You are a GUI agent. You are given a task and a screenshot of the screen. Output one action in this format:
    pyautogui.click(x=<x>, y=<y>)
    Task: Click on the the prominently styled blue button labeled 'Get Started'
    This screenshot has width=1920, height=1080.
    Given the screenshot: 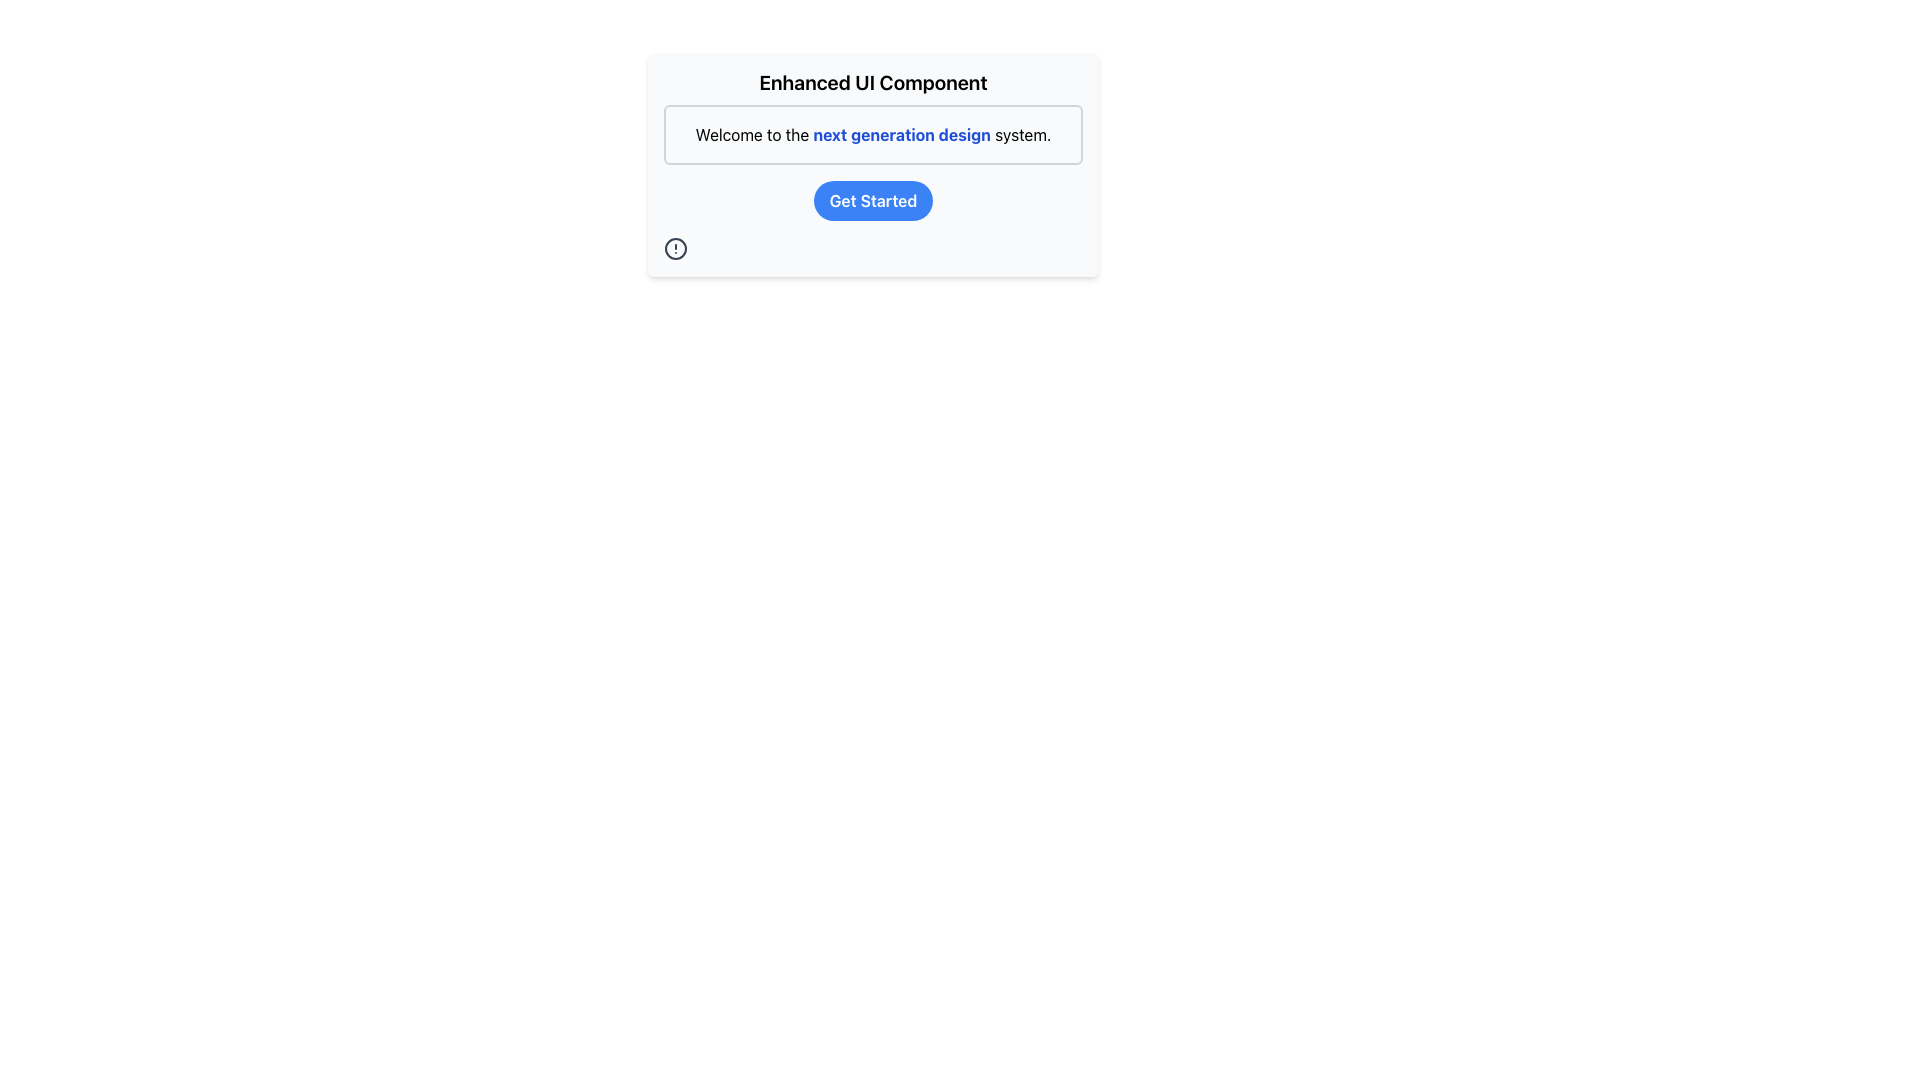 What is the action you would take?
    pyautogui.click(x=873, y=200)
    